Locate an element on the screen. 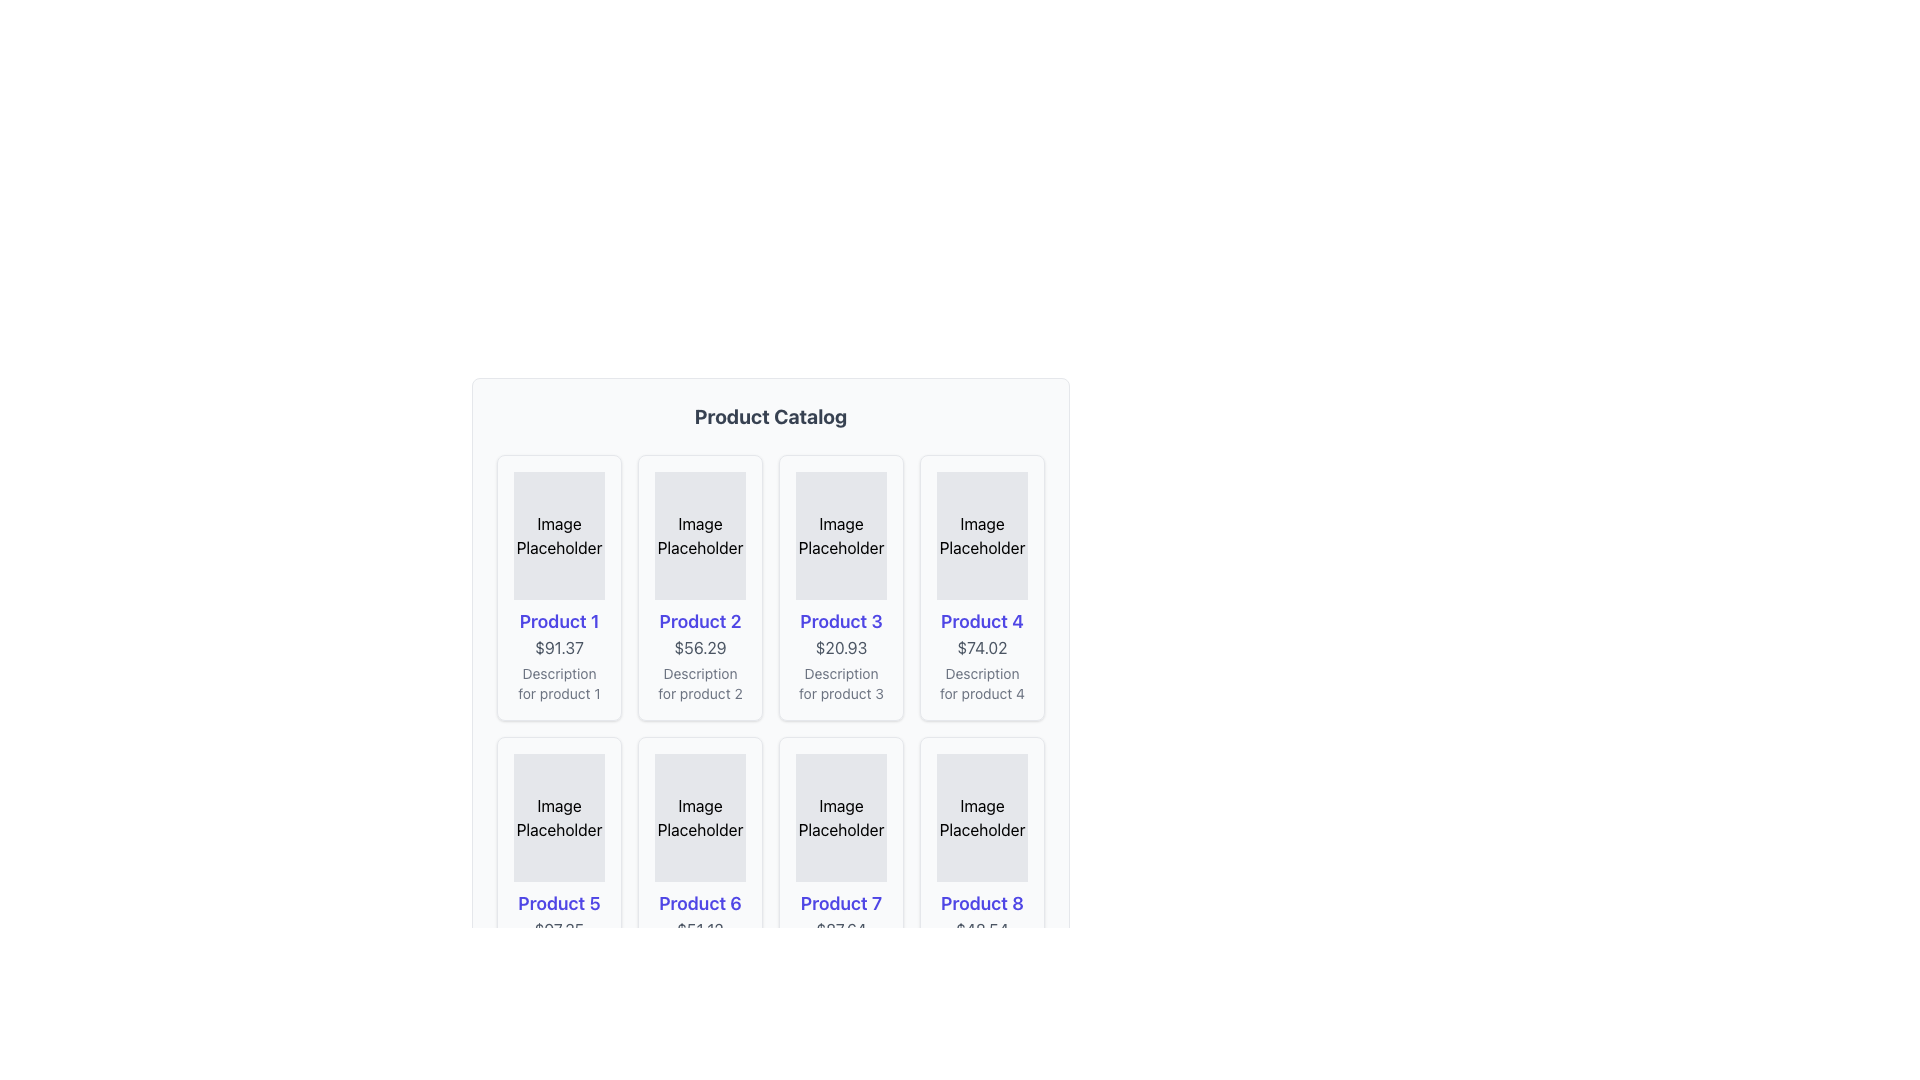  the 4th Product Card in the top-right corner of the visible product catalog, which displays product information including an image, title, price, and description is located at coordinates (982, 586).